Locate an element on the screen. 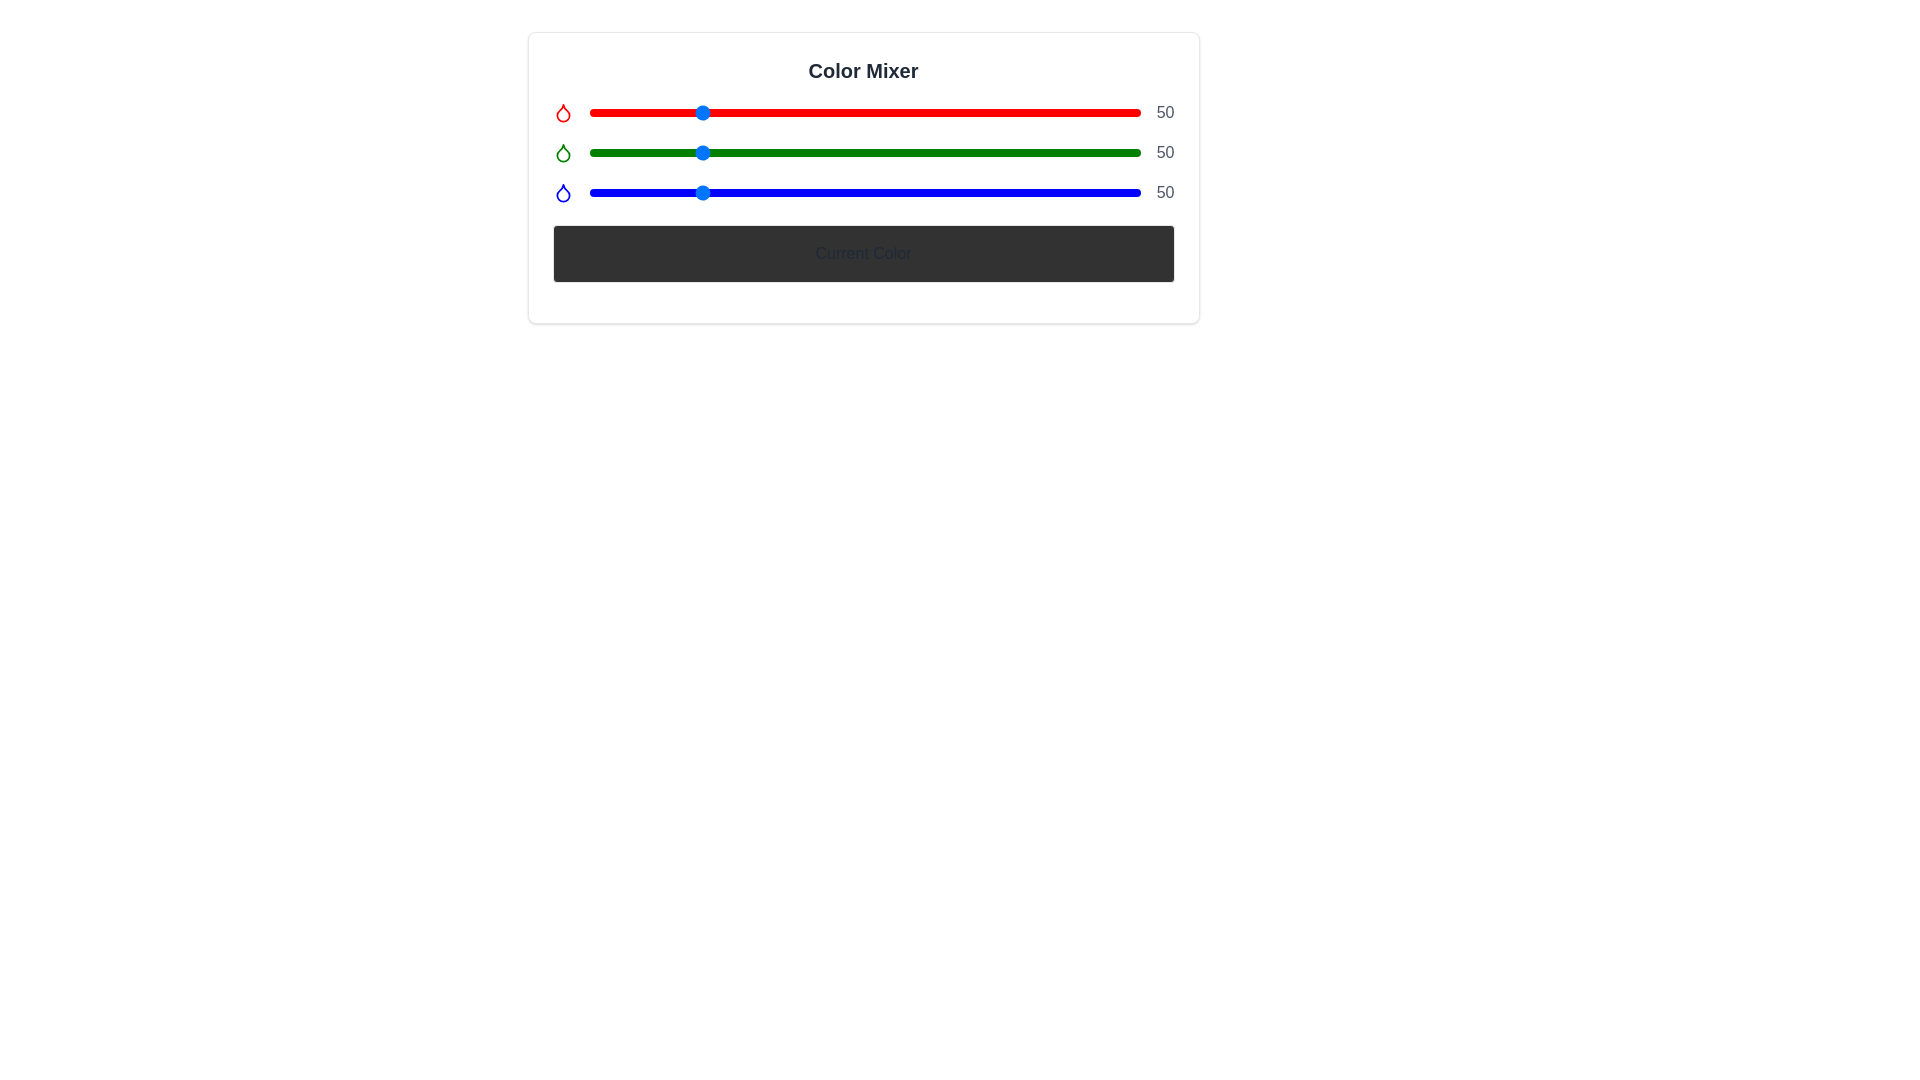 The image size is (1920, 1080). the green color slider to 115 is located at coordinates (838, 152).